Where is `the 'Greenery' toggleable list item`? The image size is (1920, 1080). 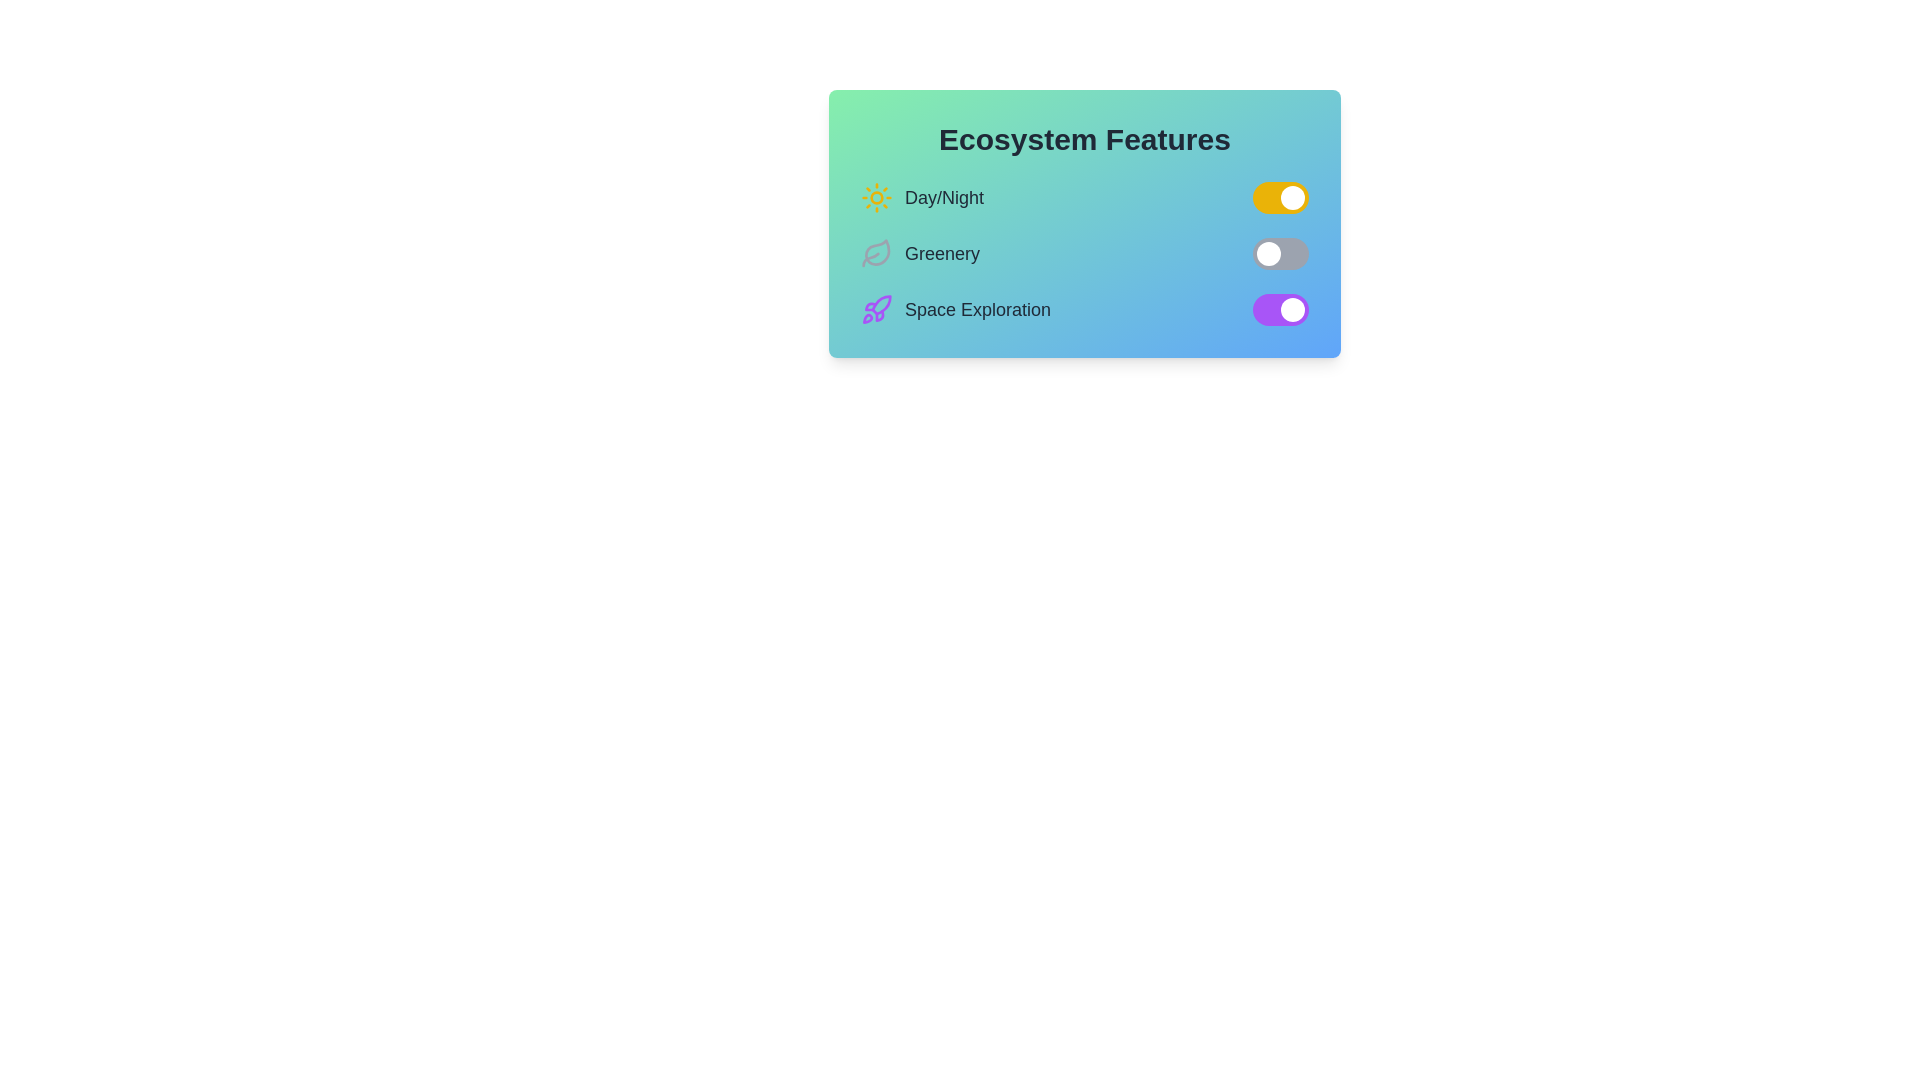 the 'Greenery' toggleable list item is located at coordinates (1083, 253).